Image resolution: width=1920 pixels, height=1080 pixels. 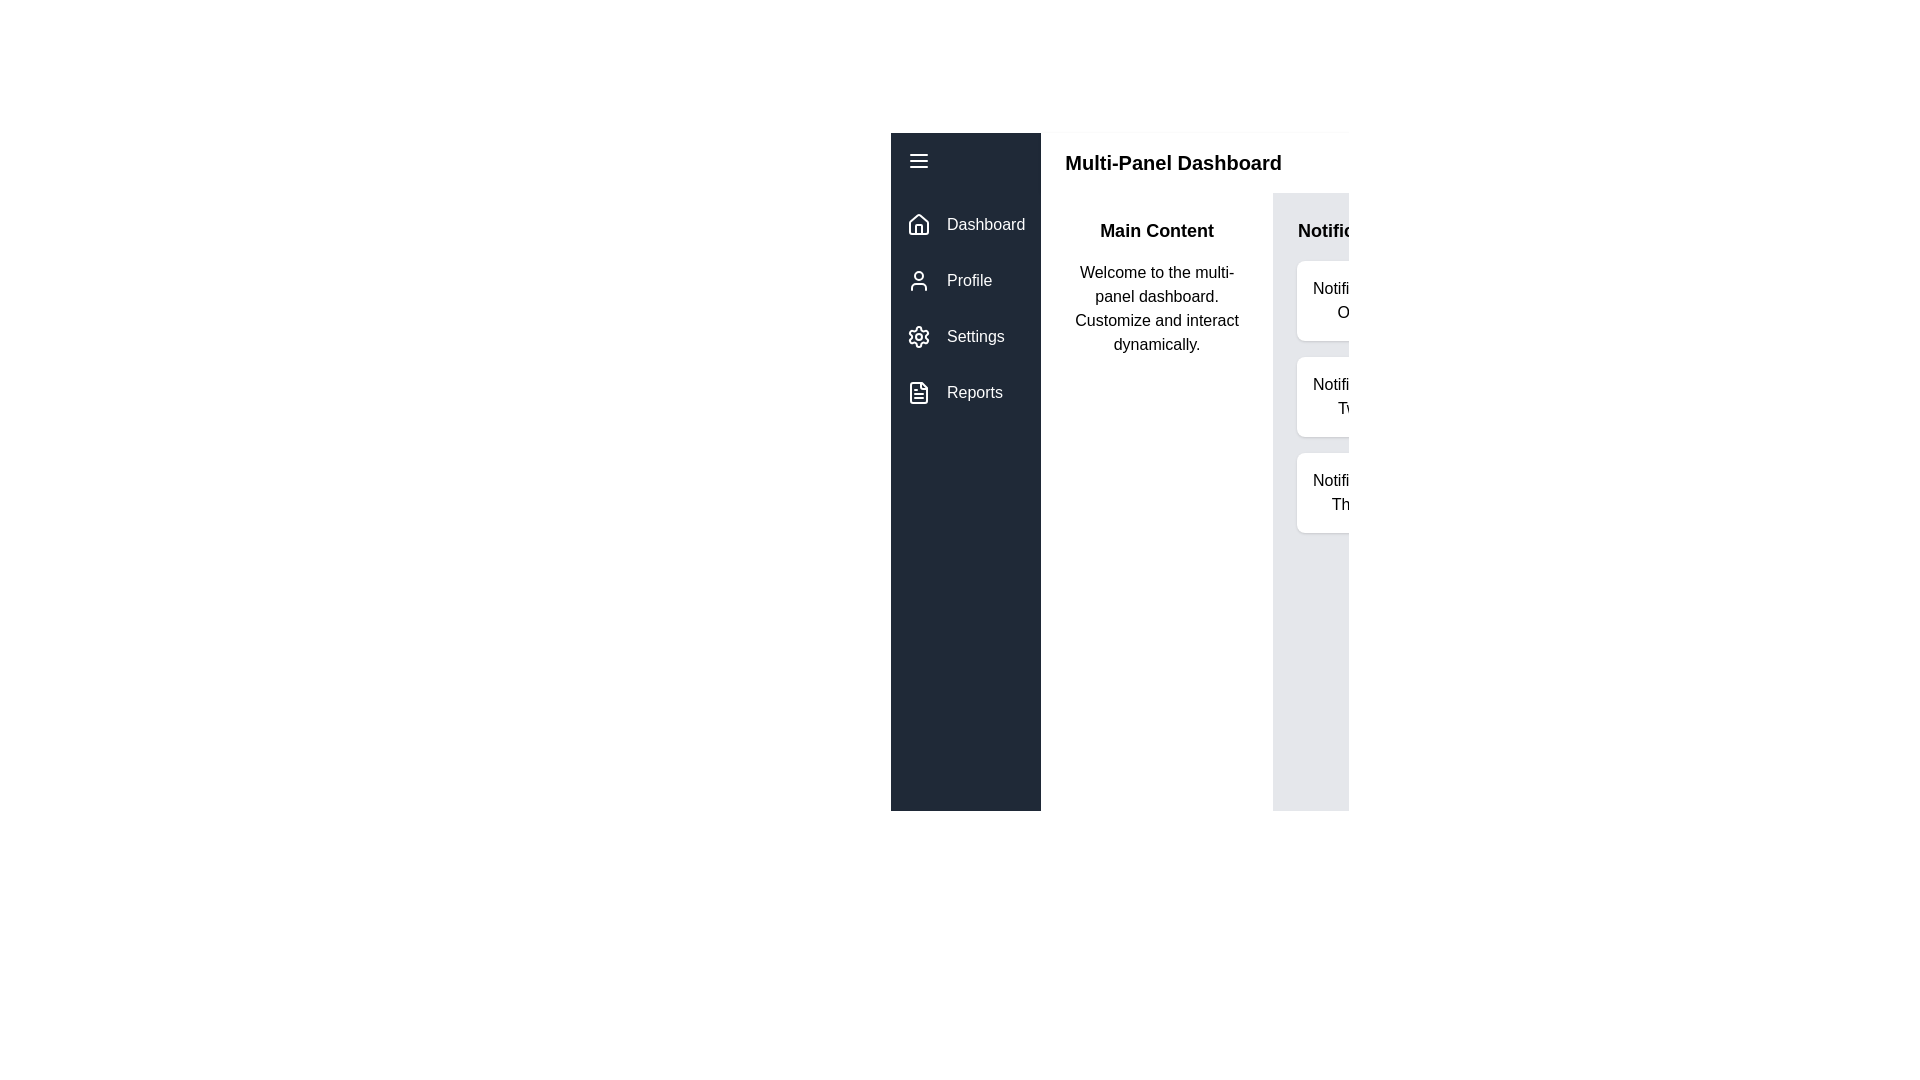 What do you see at coordinates (917, 335) in the screenshot?
I see `the settings icon located in the sidebar navigation panel, positioned third below the Dashboard and Profile icons` at bounding box center [917, 335].